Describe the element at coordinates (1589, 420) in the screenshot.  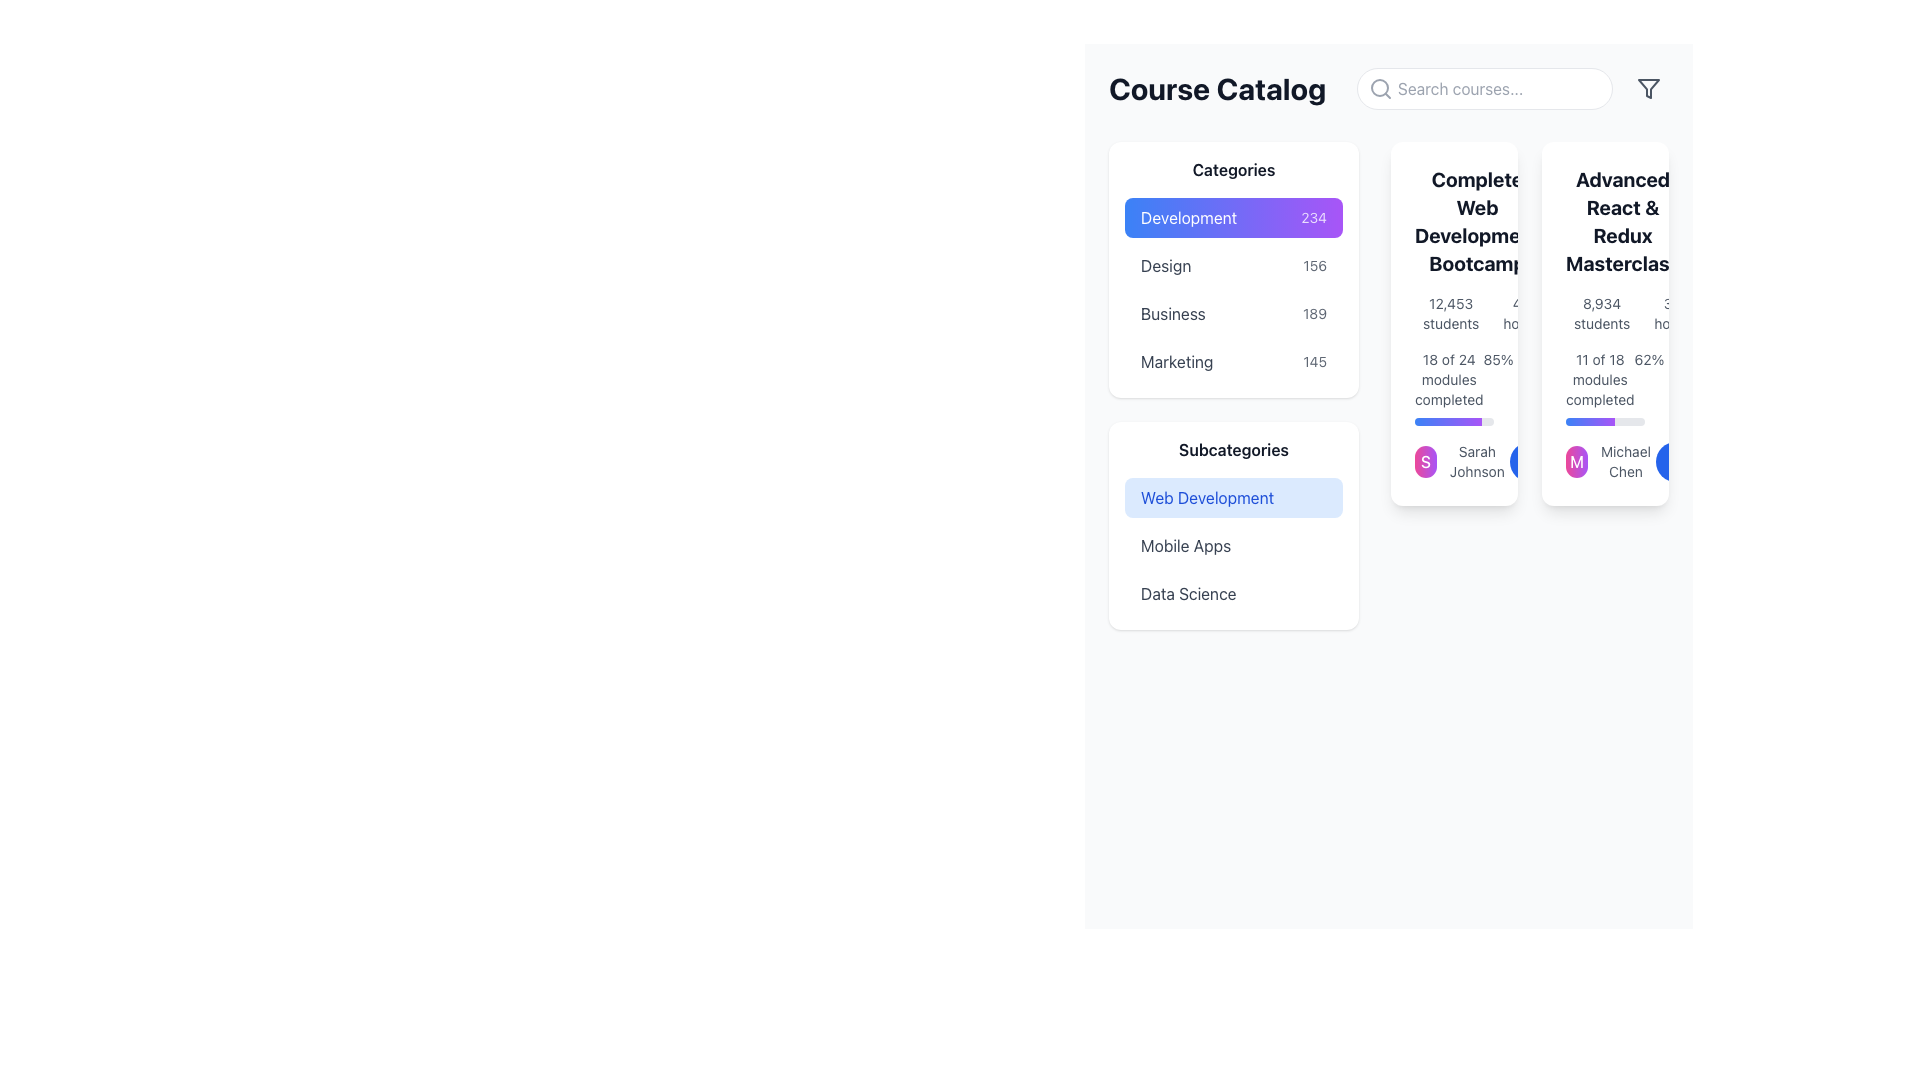
I see `the narrow rectangular gradient progress indicator transitioning from blue to purple, located at the bottom of the second card on the right-hand side of the interface` at that location.